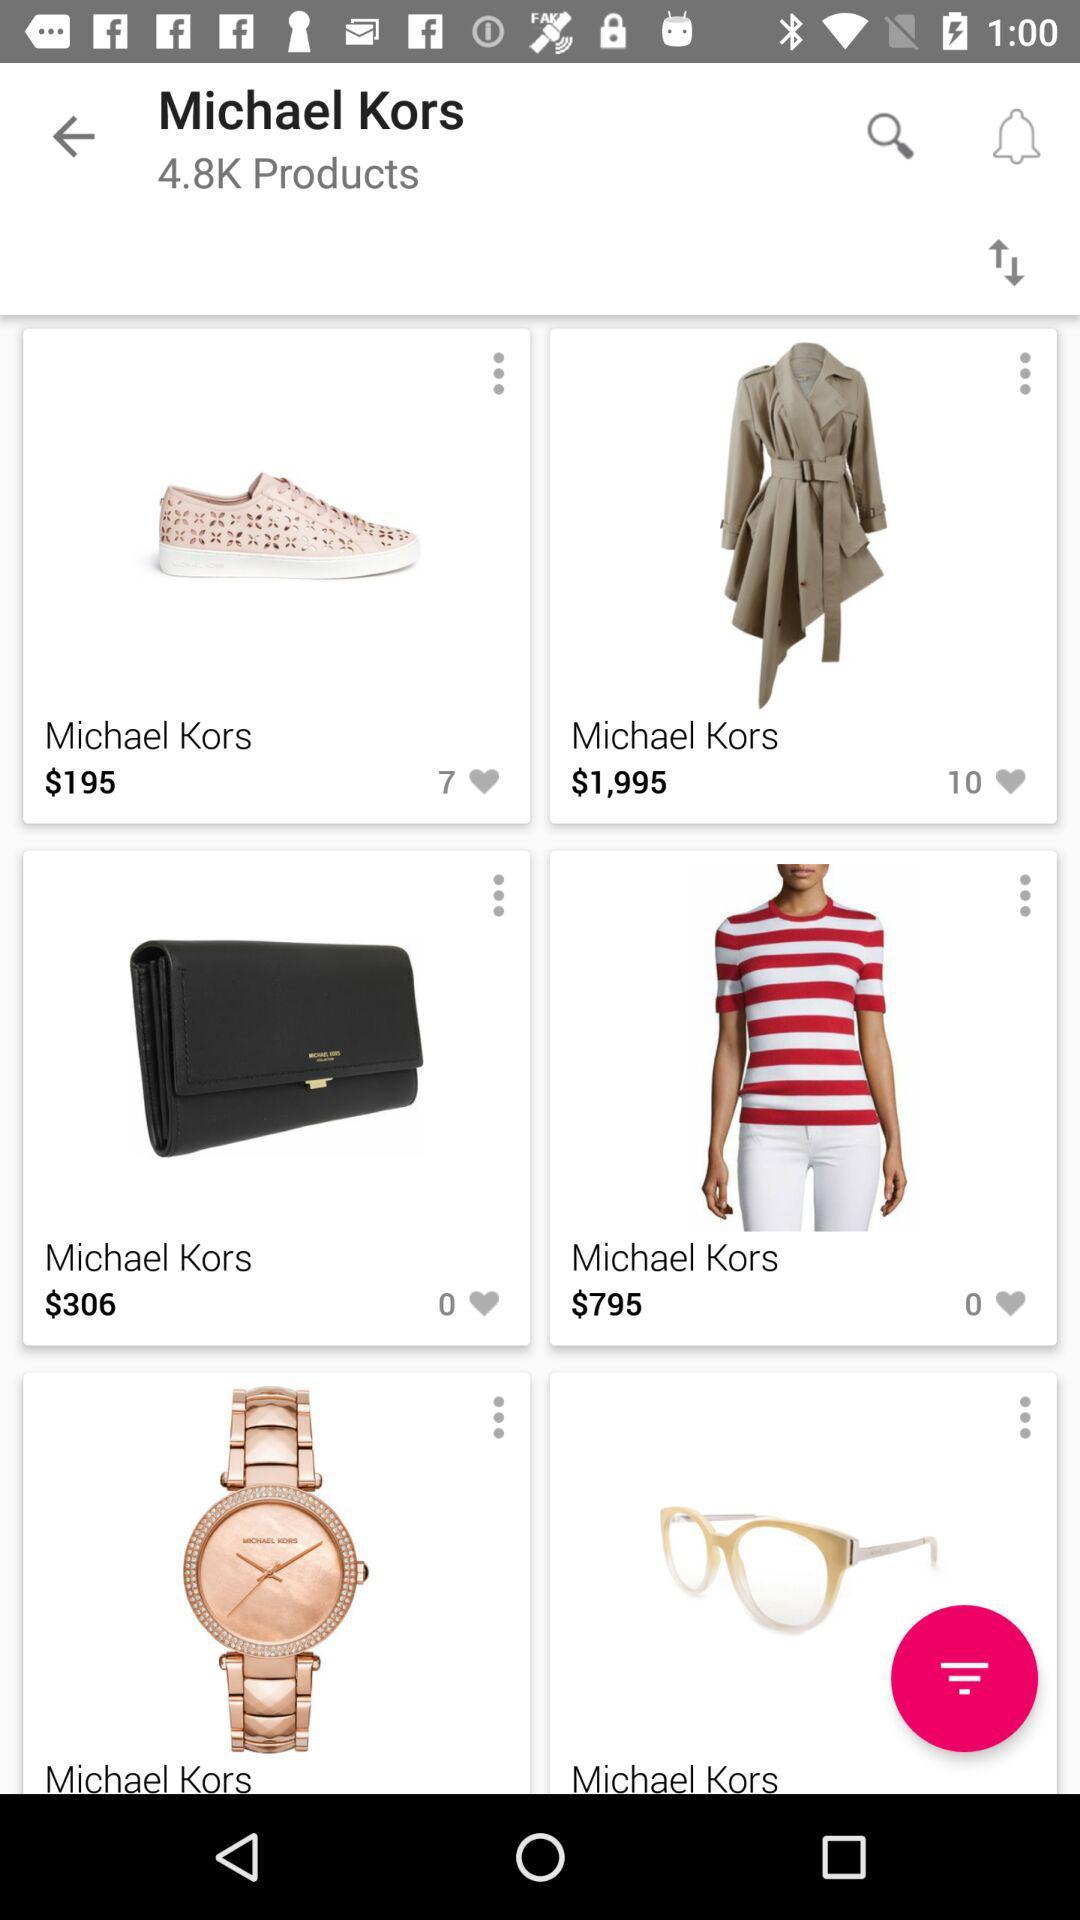  Describe the element at coordinates (393, 1793) in the screenshot. I see `the 6 item` at that location.